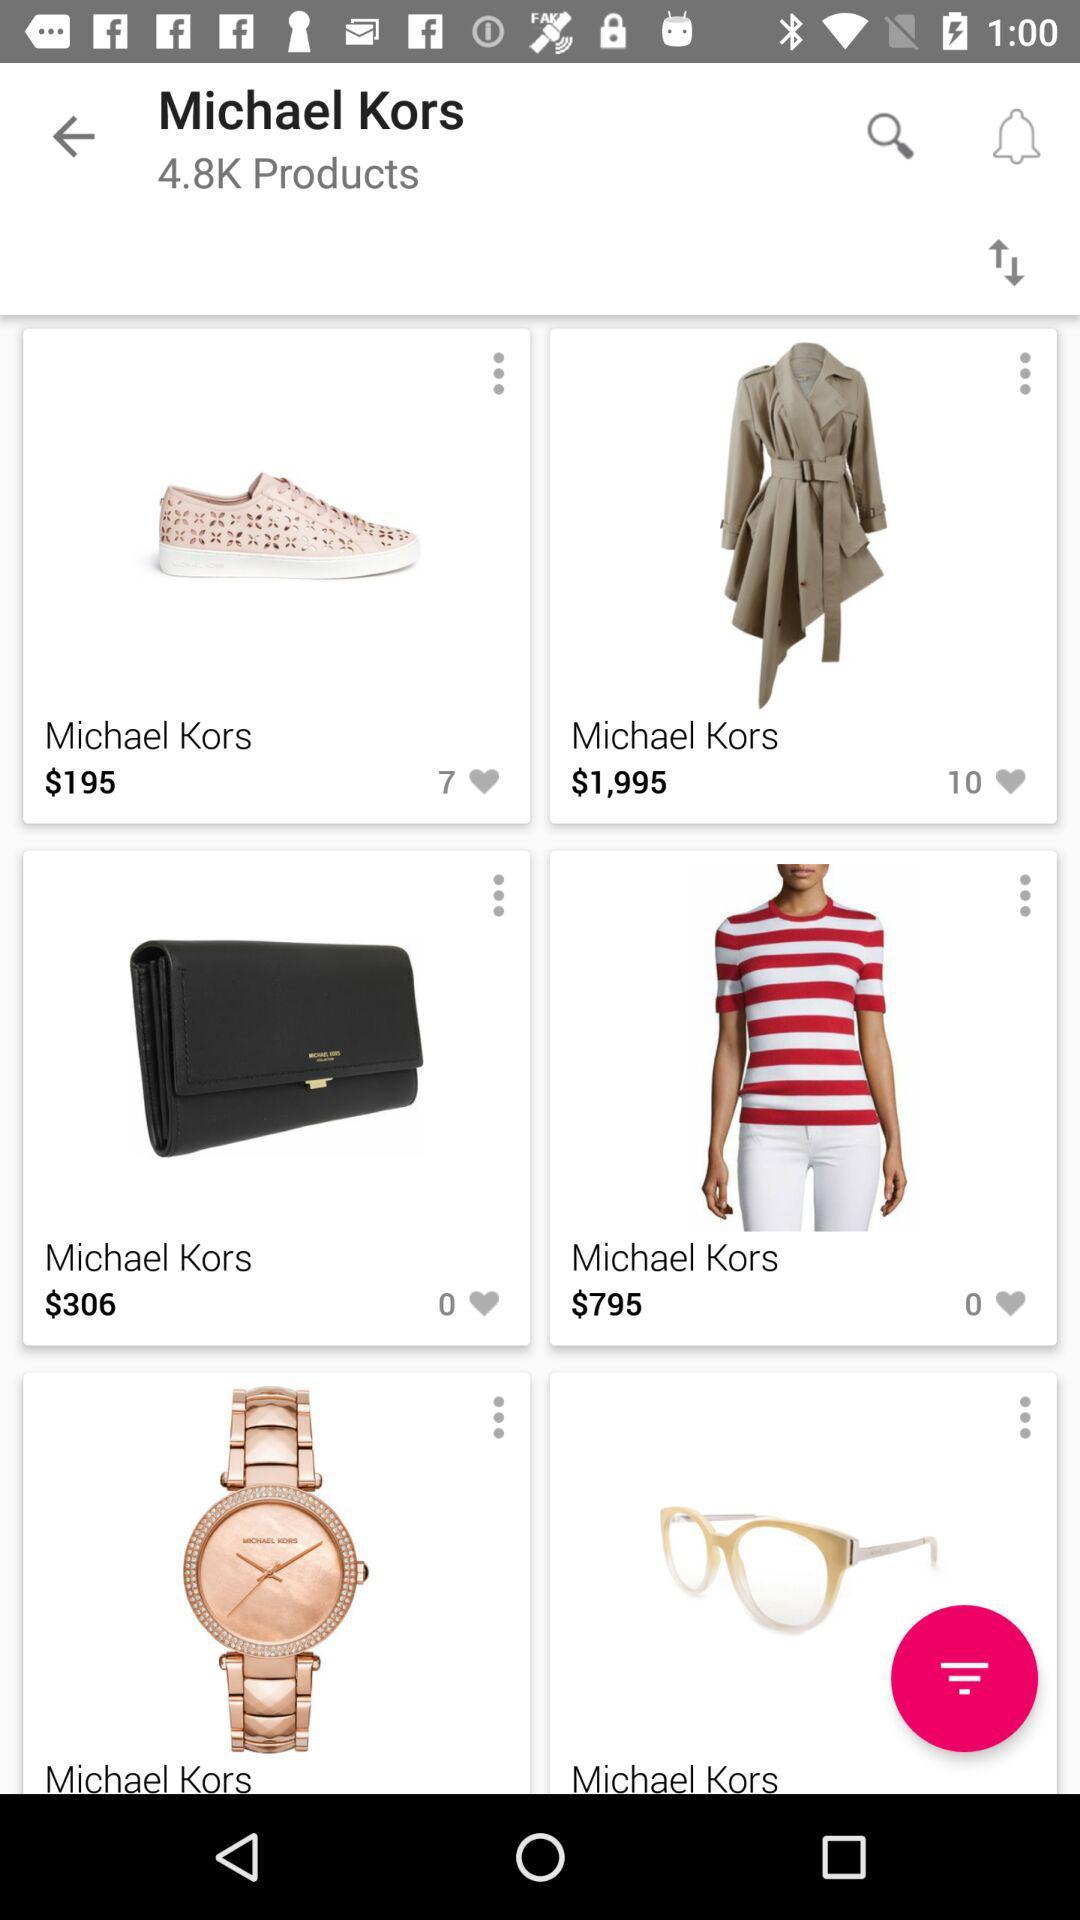  Describe the element at coordinates (393, 1793) in the screenshot. I see `the 6 item` at that location.